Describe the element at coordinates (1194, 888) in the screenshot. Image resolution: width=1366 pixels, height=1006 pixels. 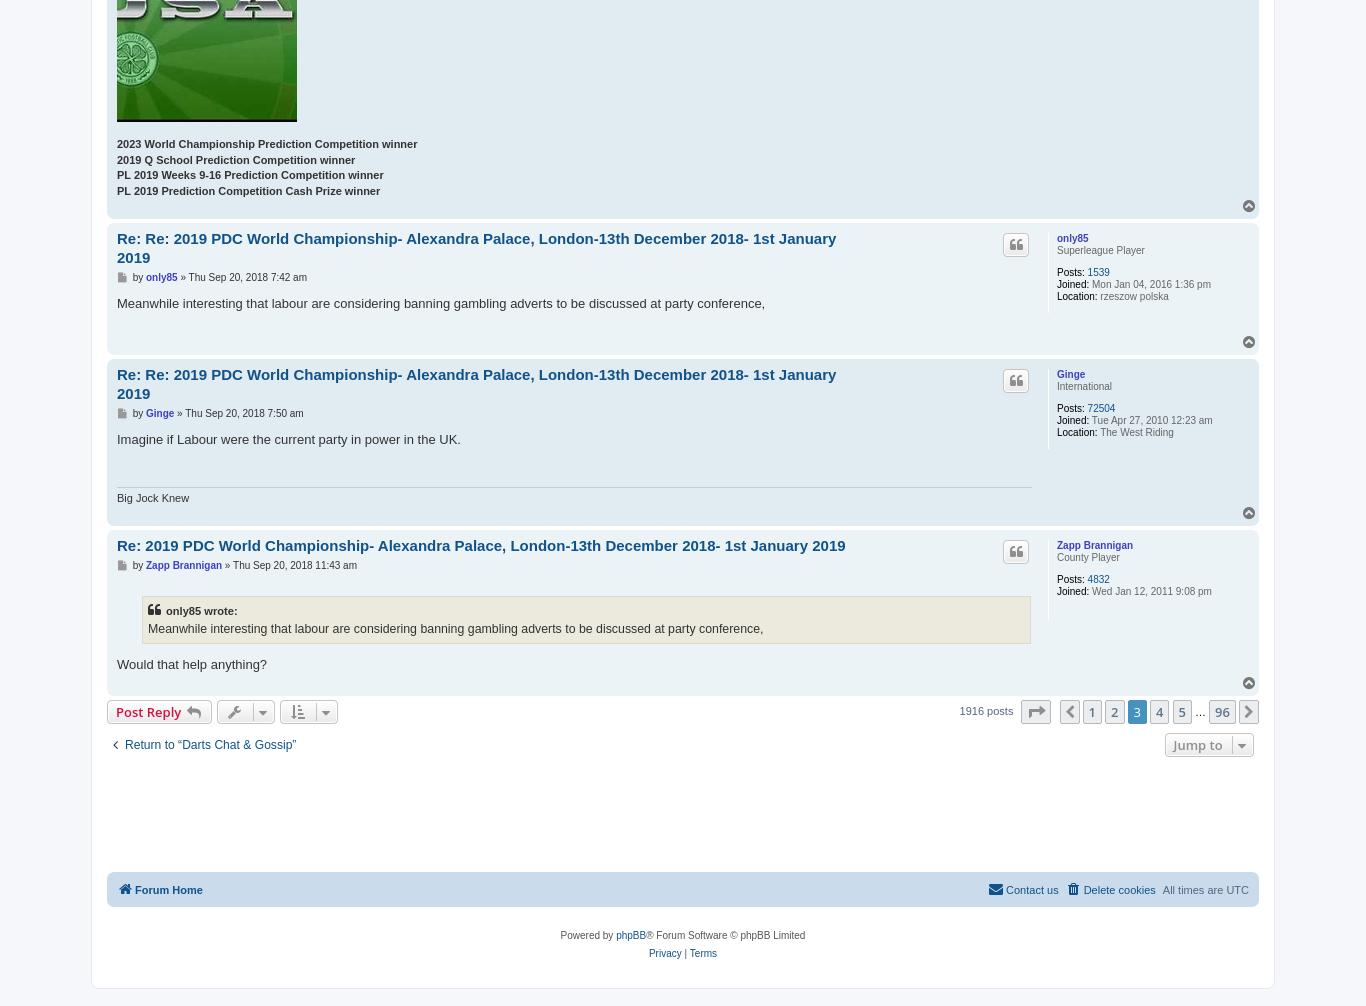
I see `'All times are'` at that location.